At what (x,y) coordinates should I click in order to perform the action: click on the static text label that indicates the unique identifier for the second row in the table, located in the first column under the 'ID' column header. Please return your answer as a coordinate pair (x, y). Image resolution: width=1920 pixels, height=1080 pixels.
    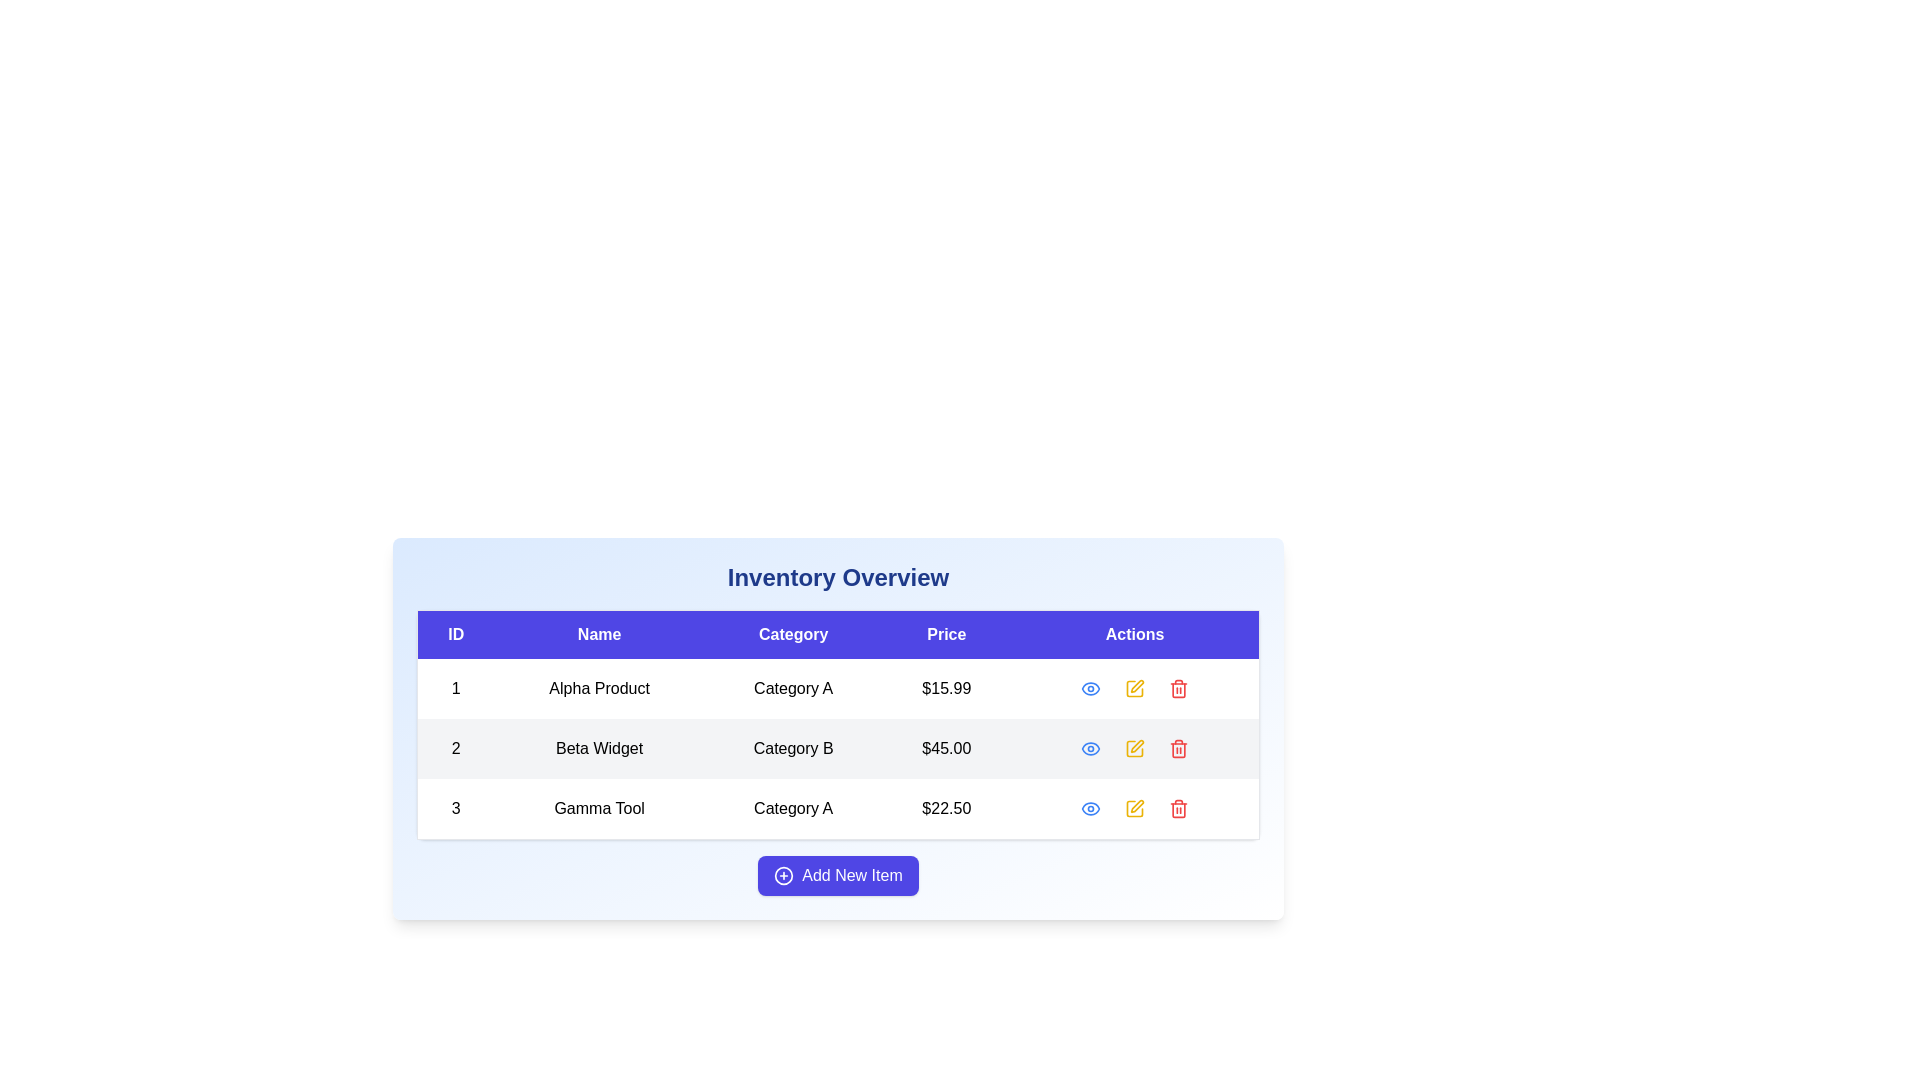
    Looking at the image, I should click on (455, 748).